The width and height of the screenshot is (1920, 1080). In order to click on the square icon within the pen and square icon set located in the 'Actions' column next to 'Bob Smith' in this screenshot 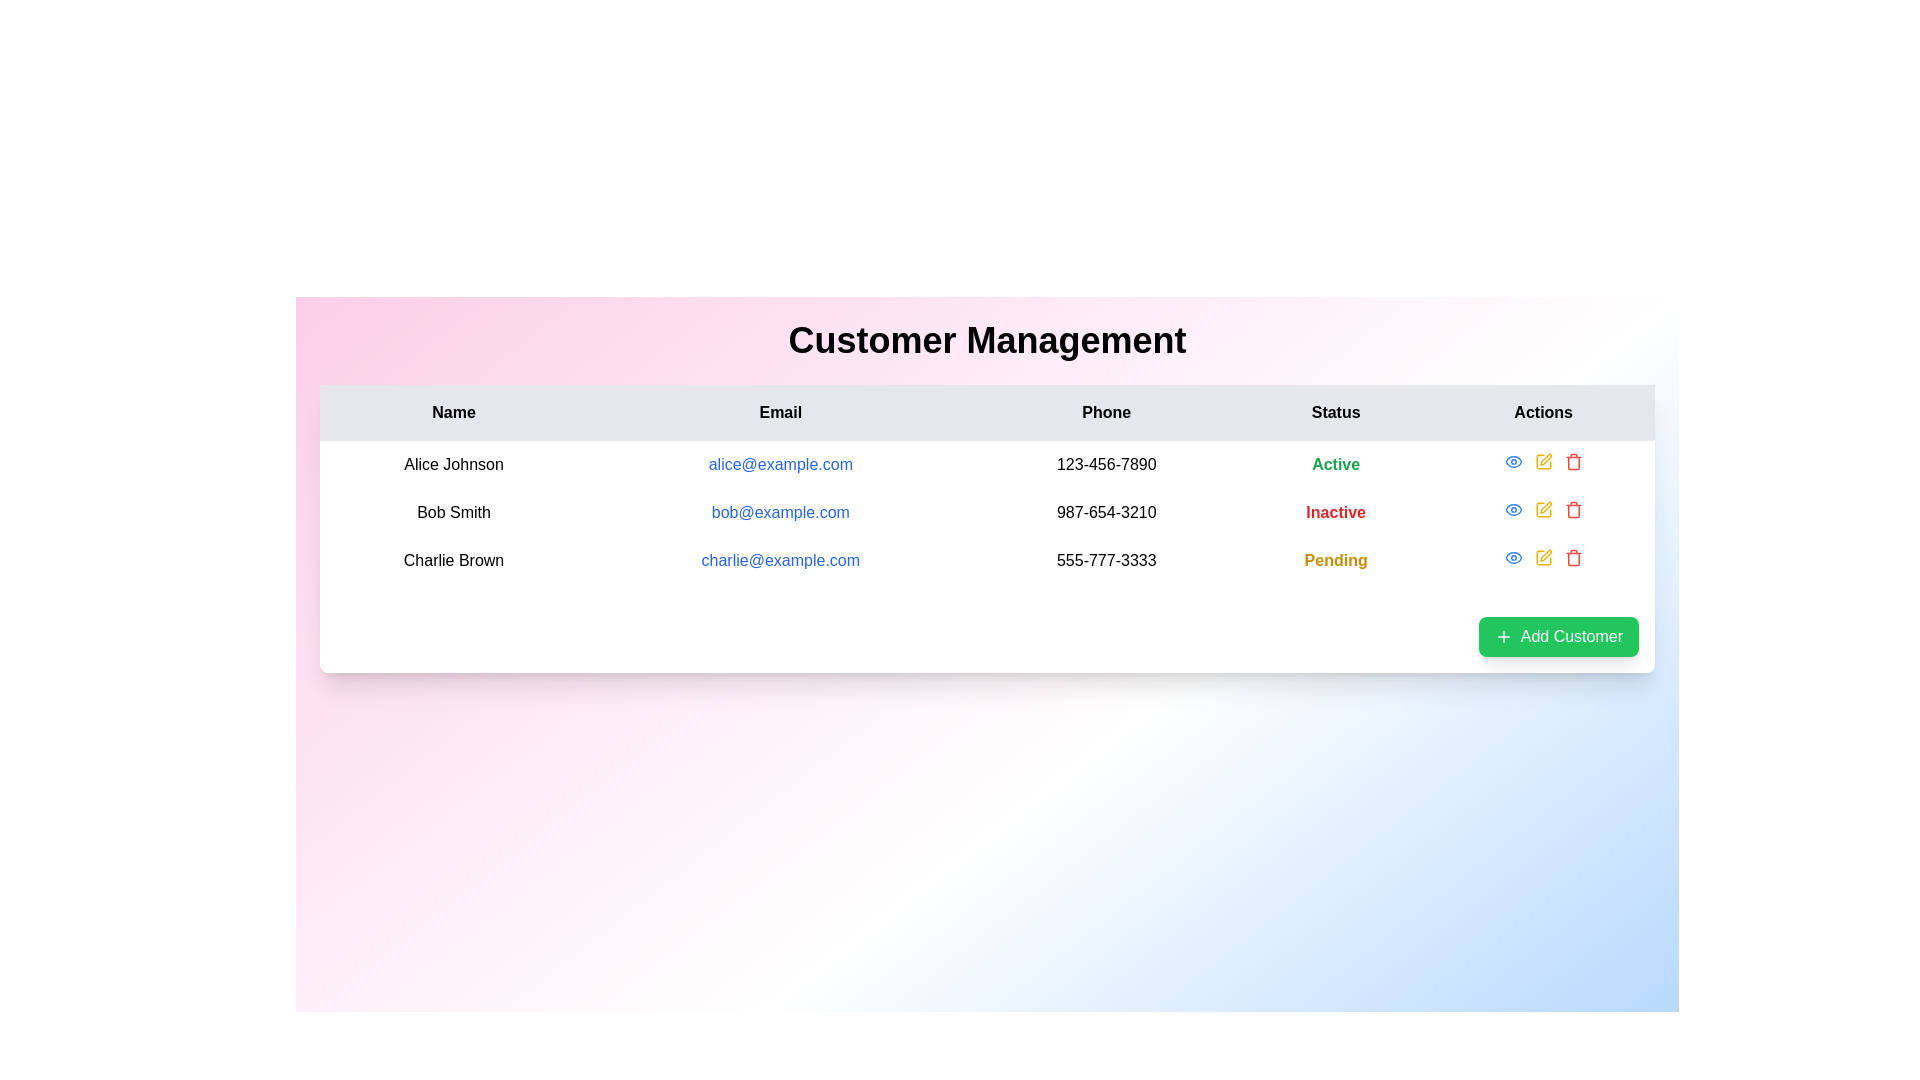, I will do `click(1542, 462)`.